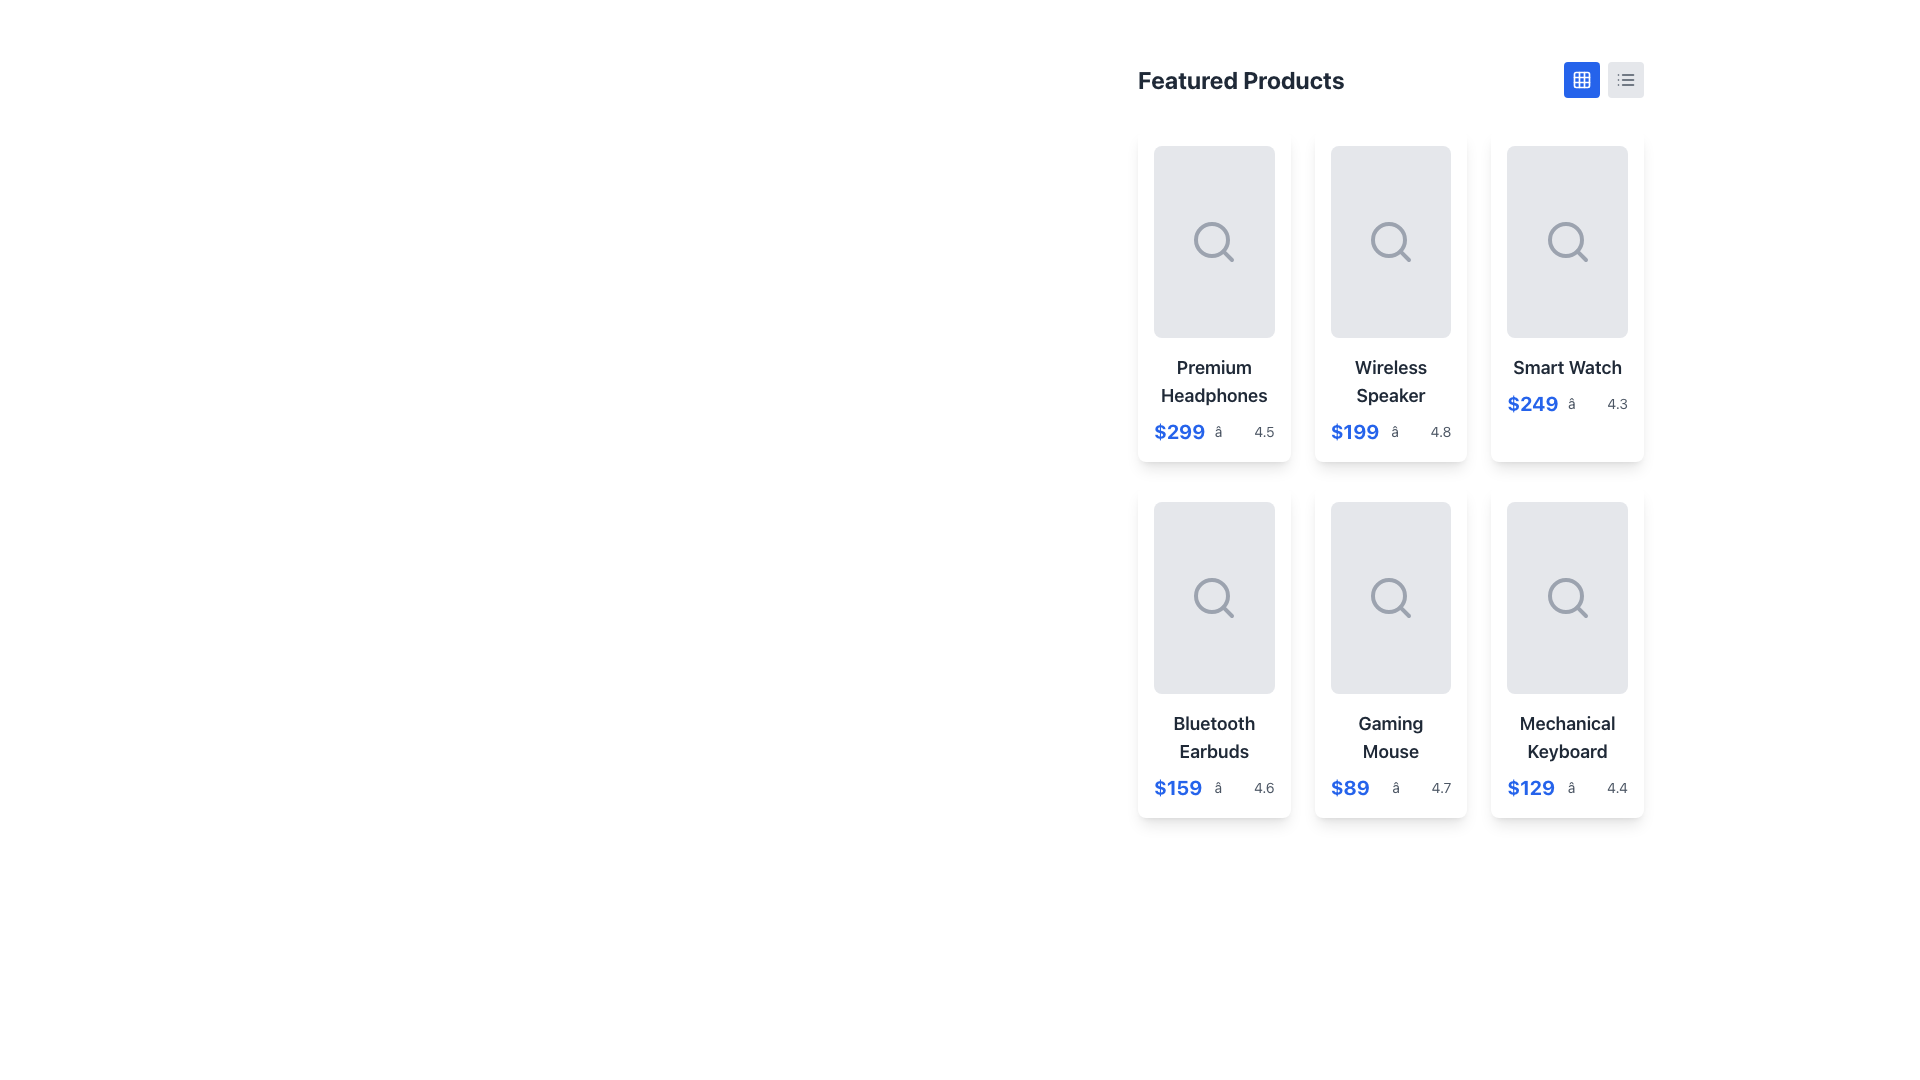  Describe the element at coordinates (1420, 431) in the screenshot. I see `the text label with a star icon that displays the rating '4.8', located under the price of the 'Wireless Speaker' card in the second column of the product grid` at that location.